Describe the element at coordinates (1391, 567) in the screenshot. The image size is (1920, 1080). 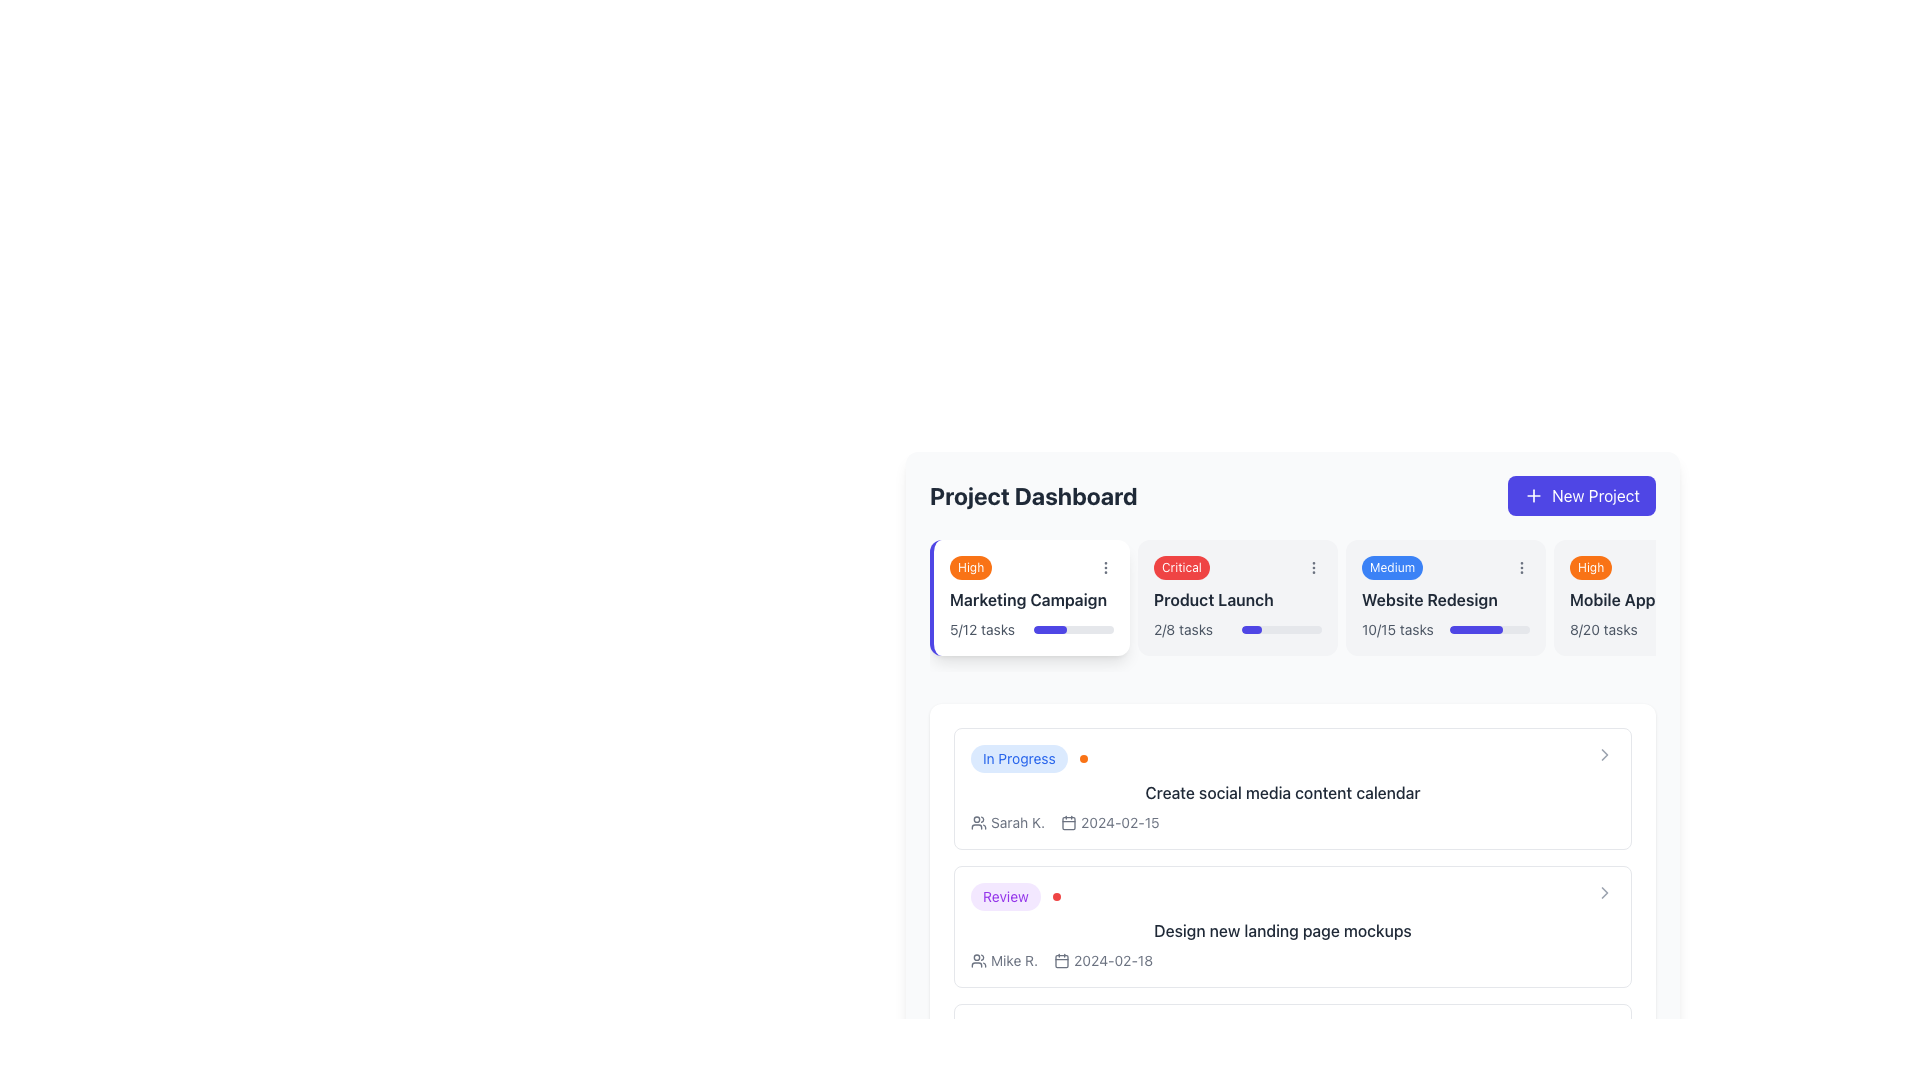
I see `the content of the pill-shaped button labeled 'Medium' with a blue background located at the top-right corner of the 'Website Redesign' card` at that location.